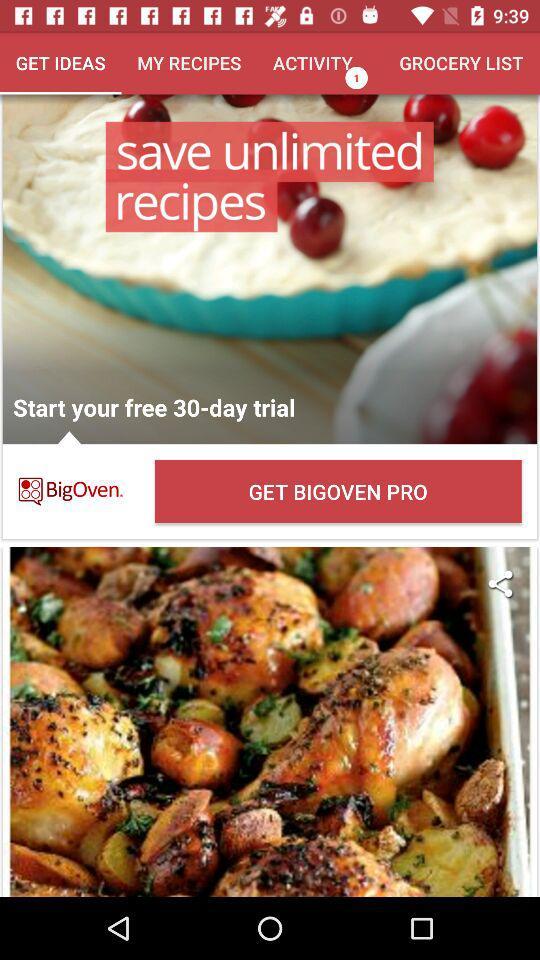  I want to click on the recipe picture, so click(270, 721).